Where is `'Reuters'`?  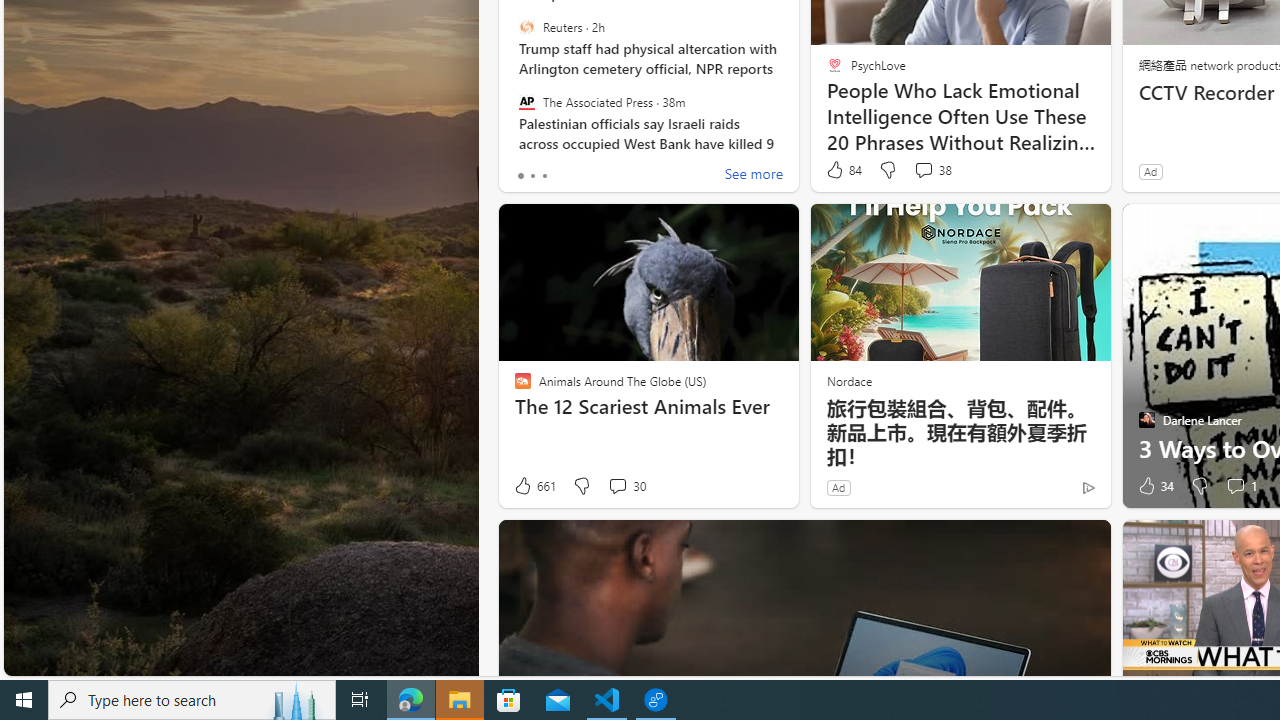
'Reuters' is located at coordinates (526, 27).